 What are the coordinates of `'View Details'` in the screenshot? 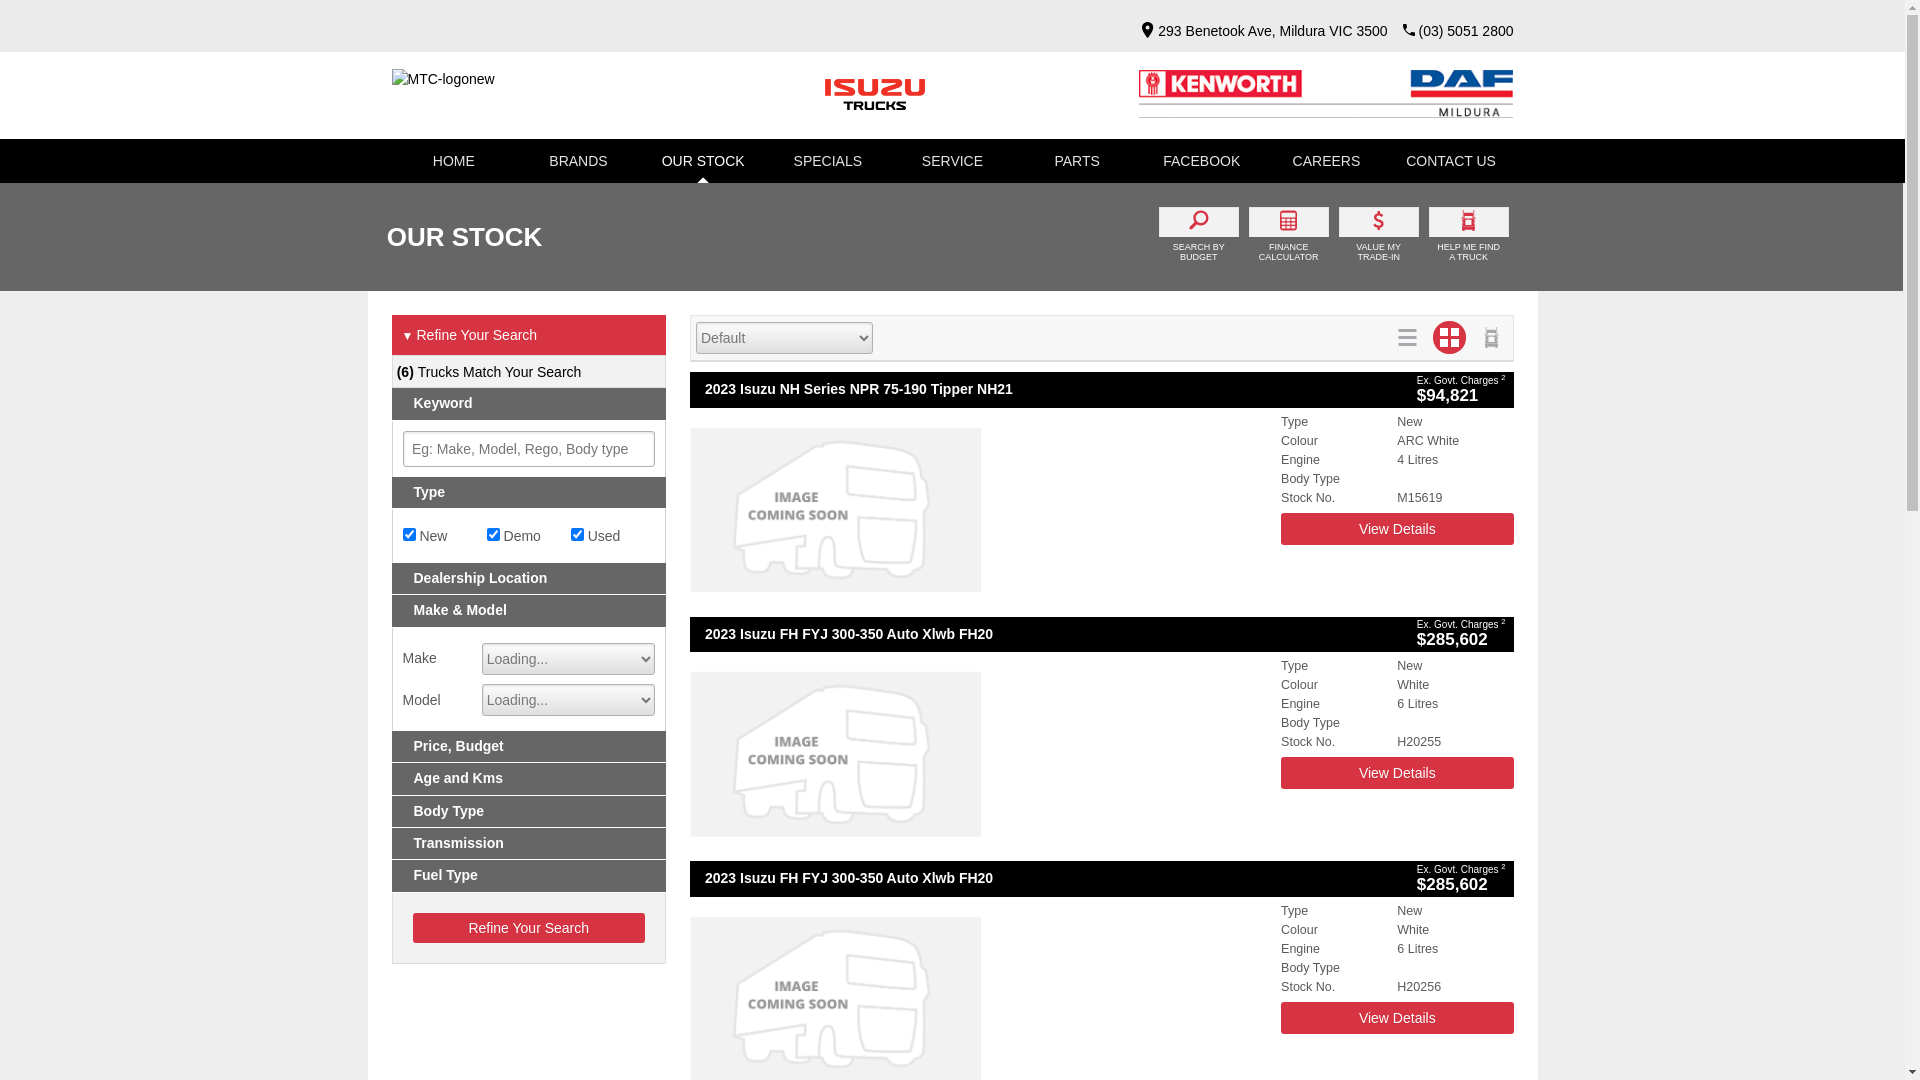 It's located at (1395, 527).